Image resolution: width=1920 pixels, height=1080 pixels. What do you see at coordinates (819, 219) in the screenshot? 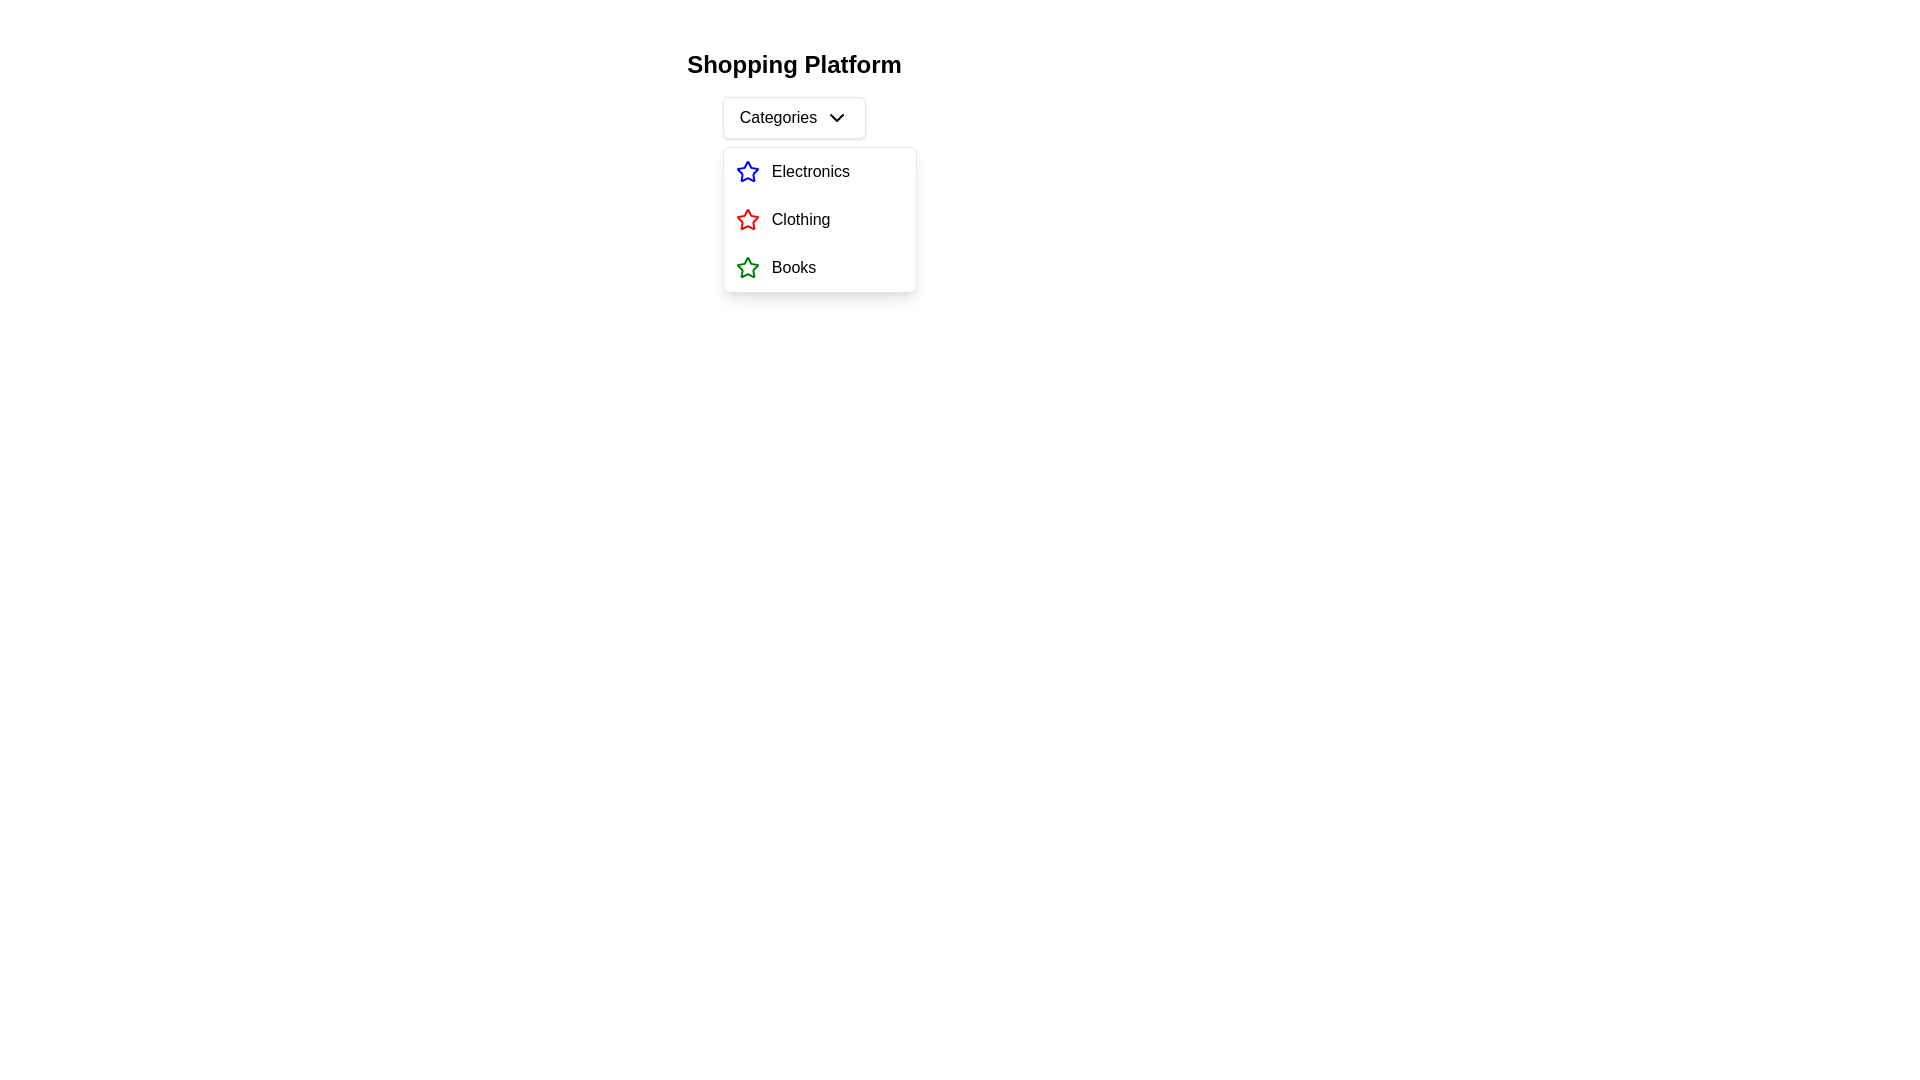
I see `the 'Clothing' menu item, the second selectable option in the dropdown menu located below the 'Categories' button` at bounding box center [819, 219].